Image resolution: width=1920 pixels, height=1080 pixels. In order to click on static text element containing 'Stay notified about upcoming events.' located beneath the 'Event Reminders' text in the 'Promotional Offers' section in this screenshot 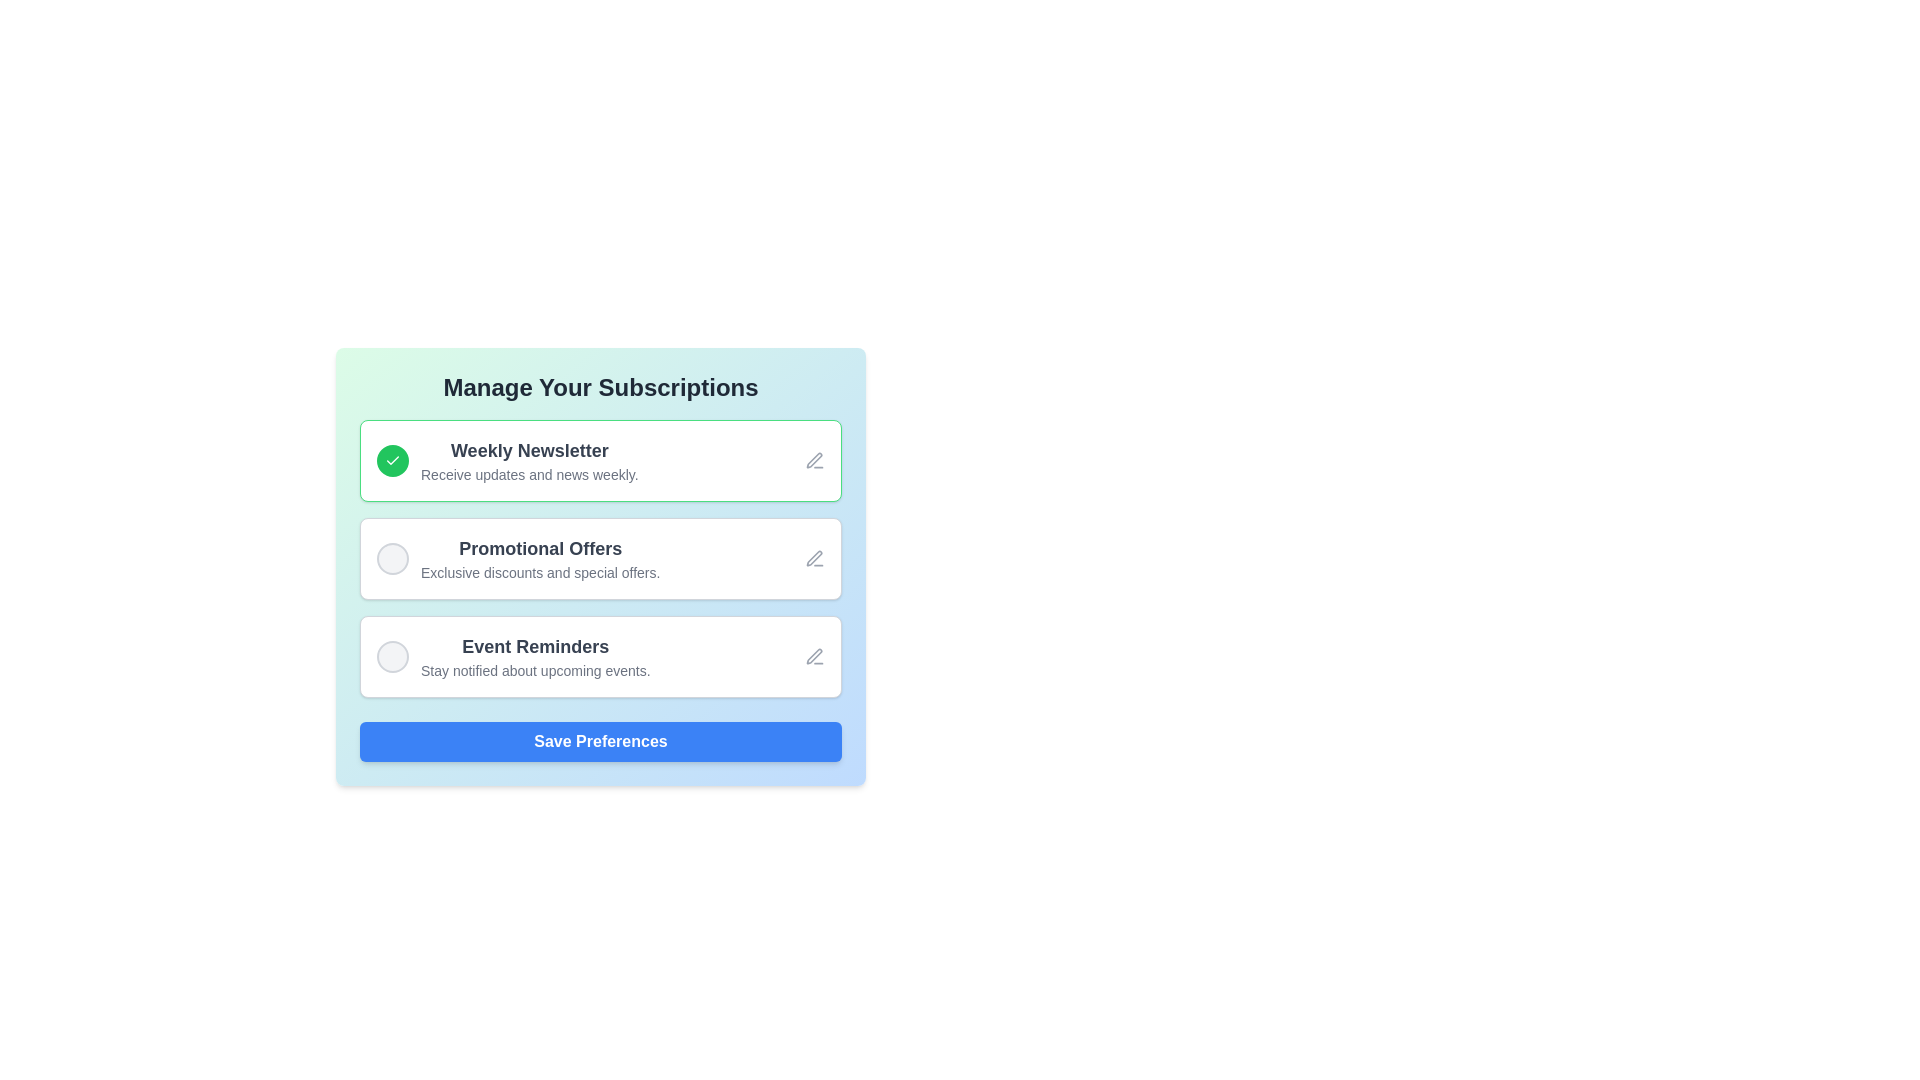, I will do `click(535, 671)`.